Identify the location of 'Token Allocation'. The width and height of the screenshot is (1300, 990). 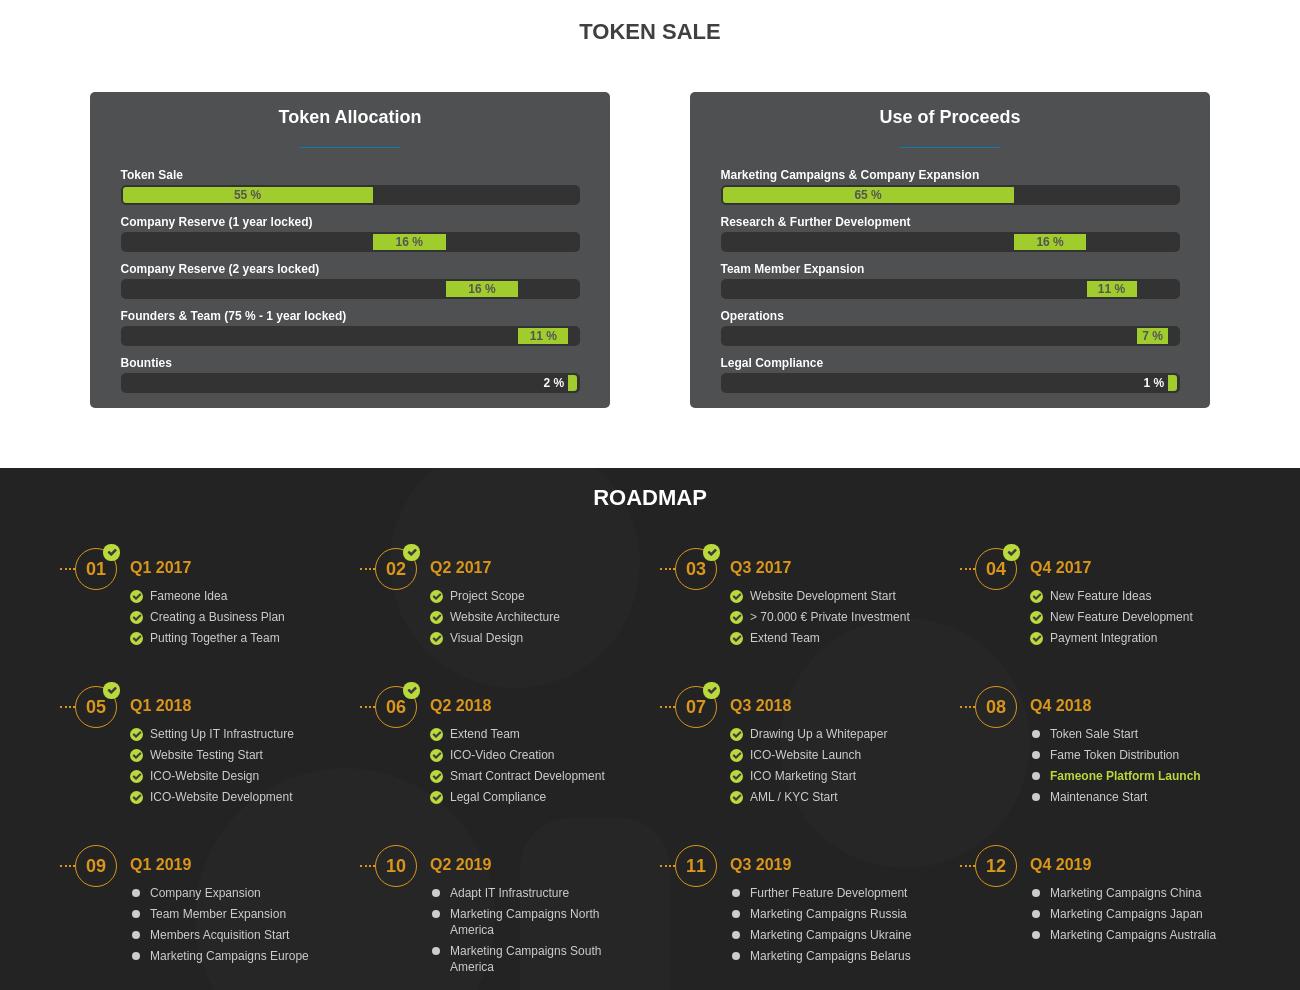
(277, 116).